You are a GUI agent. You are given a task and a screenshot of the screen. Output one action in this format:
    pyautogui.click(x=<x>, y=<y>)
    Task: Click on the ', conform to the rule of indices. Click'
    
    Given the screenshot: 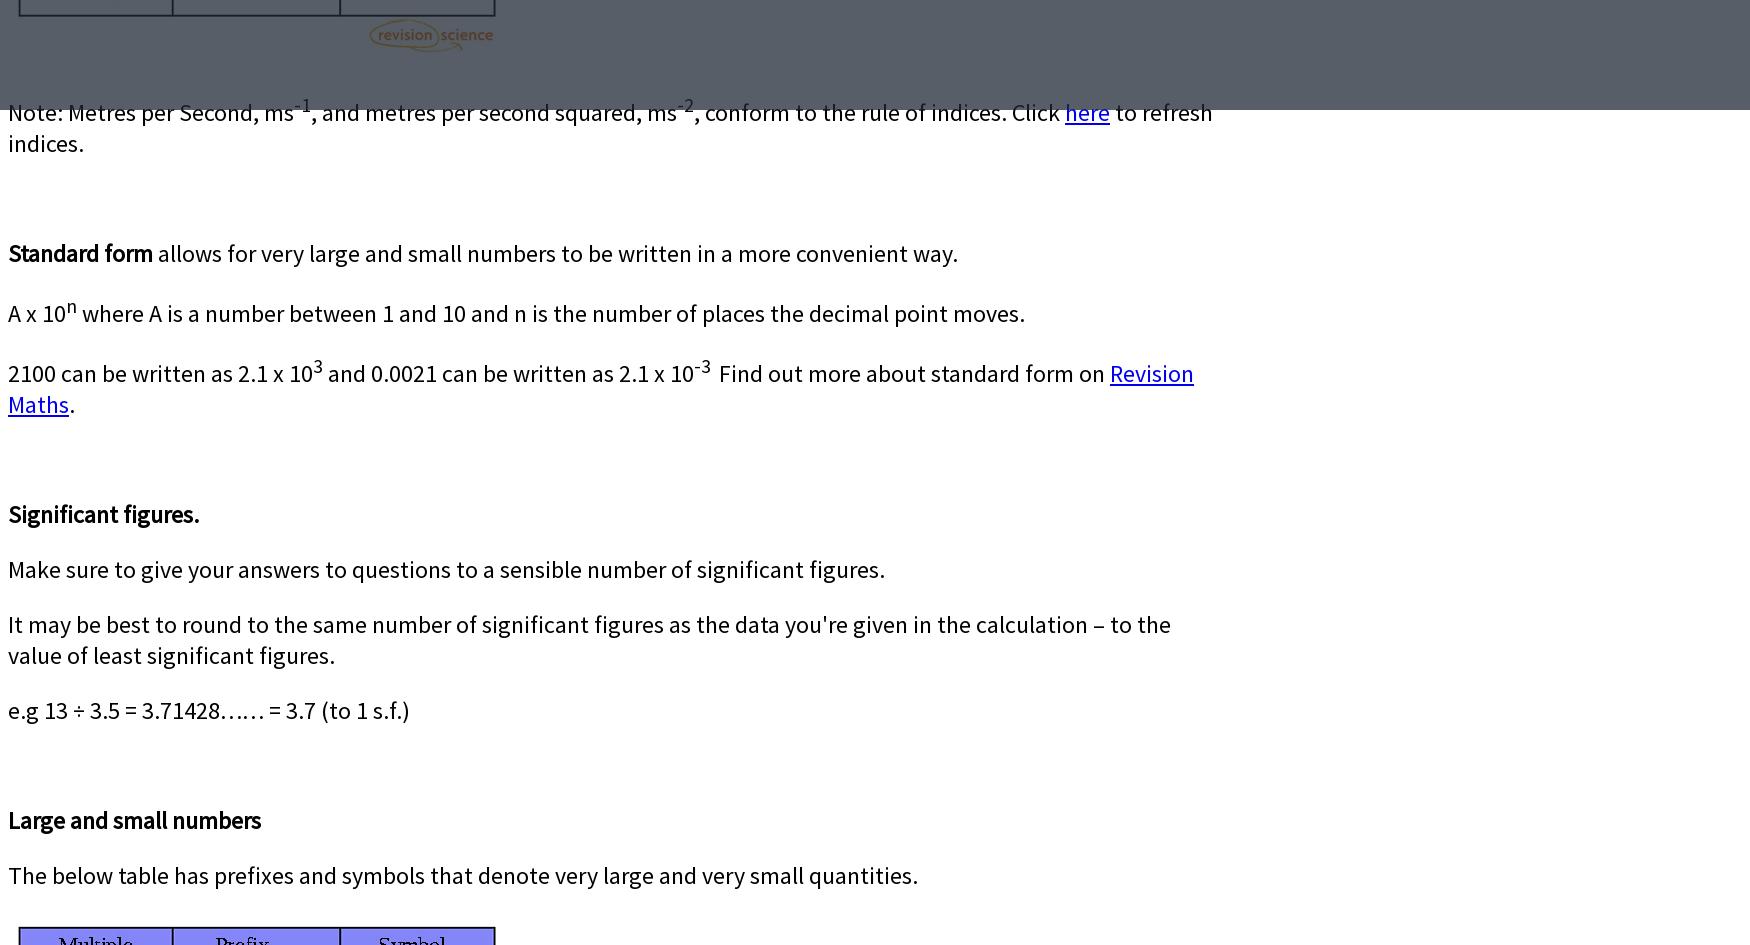 What is the action you would take?
    pyautogui.click(x=878, y=111)
    